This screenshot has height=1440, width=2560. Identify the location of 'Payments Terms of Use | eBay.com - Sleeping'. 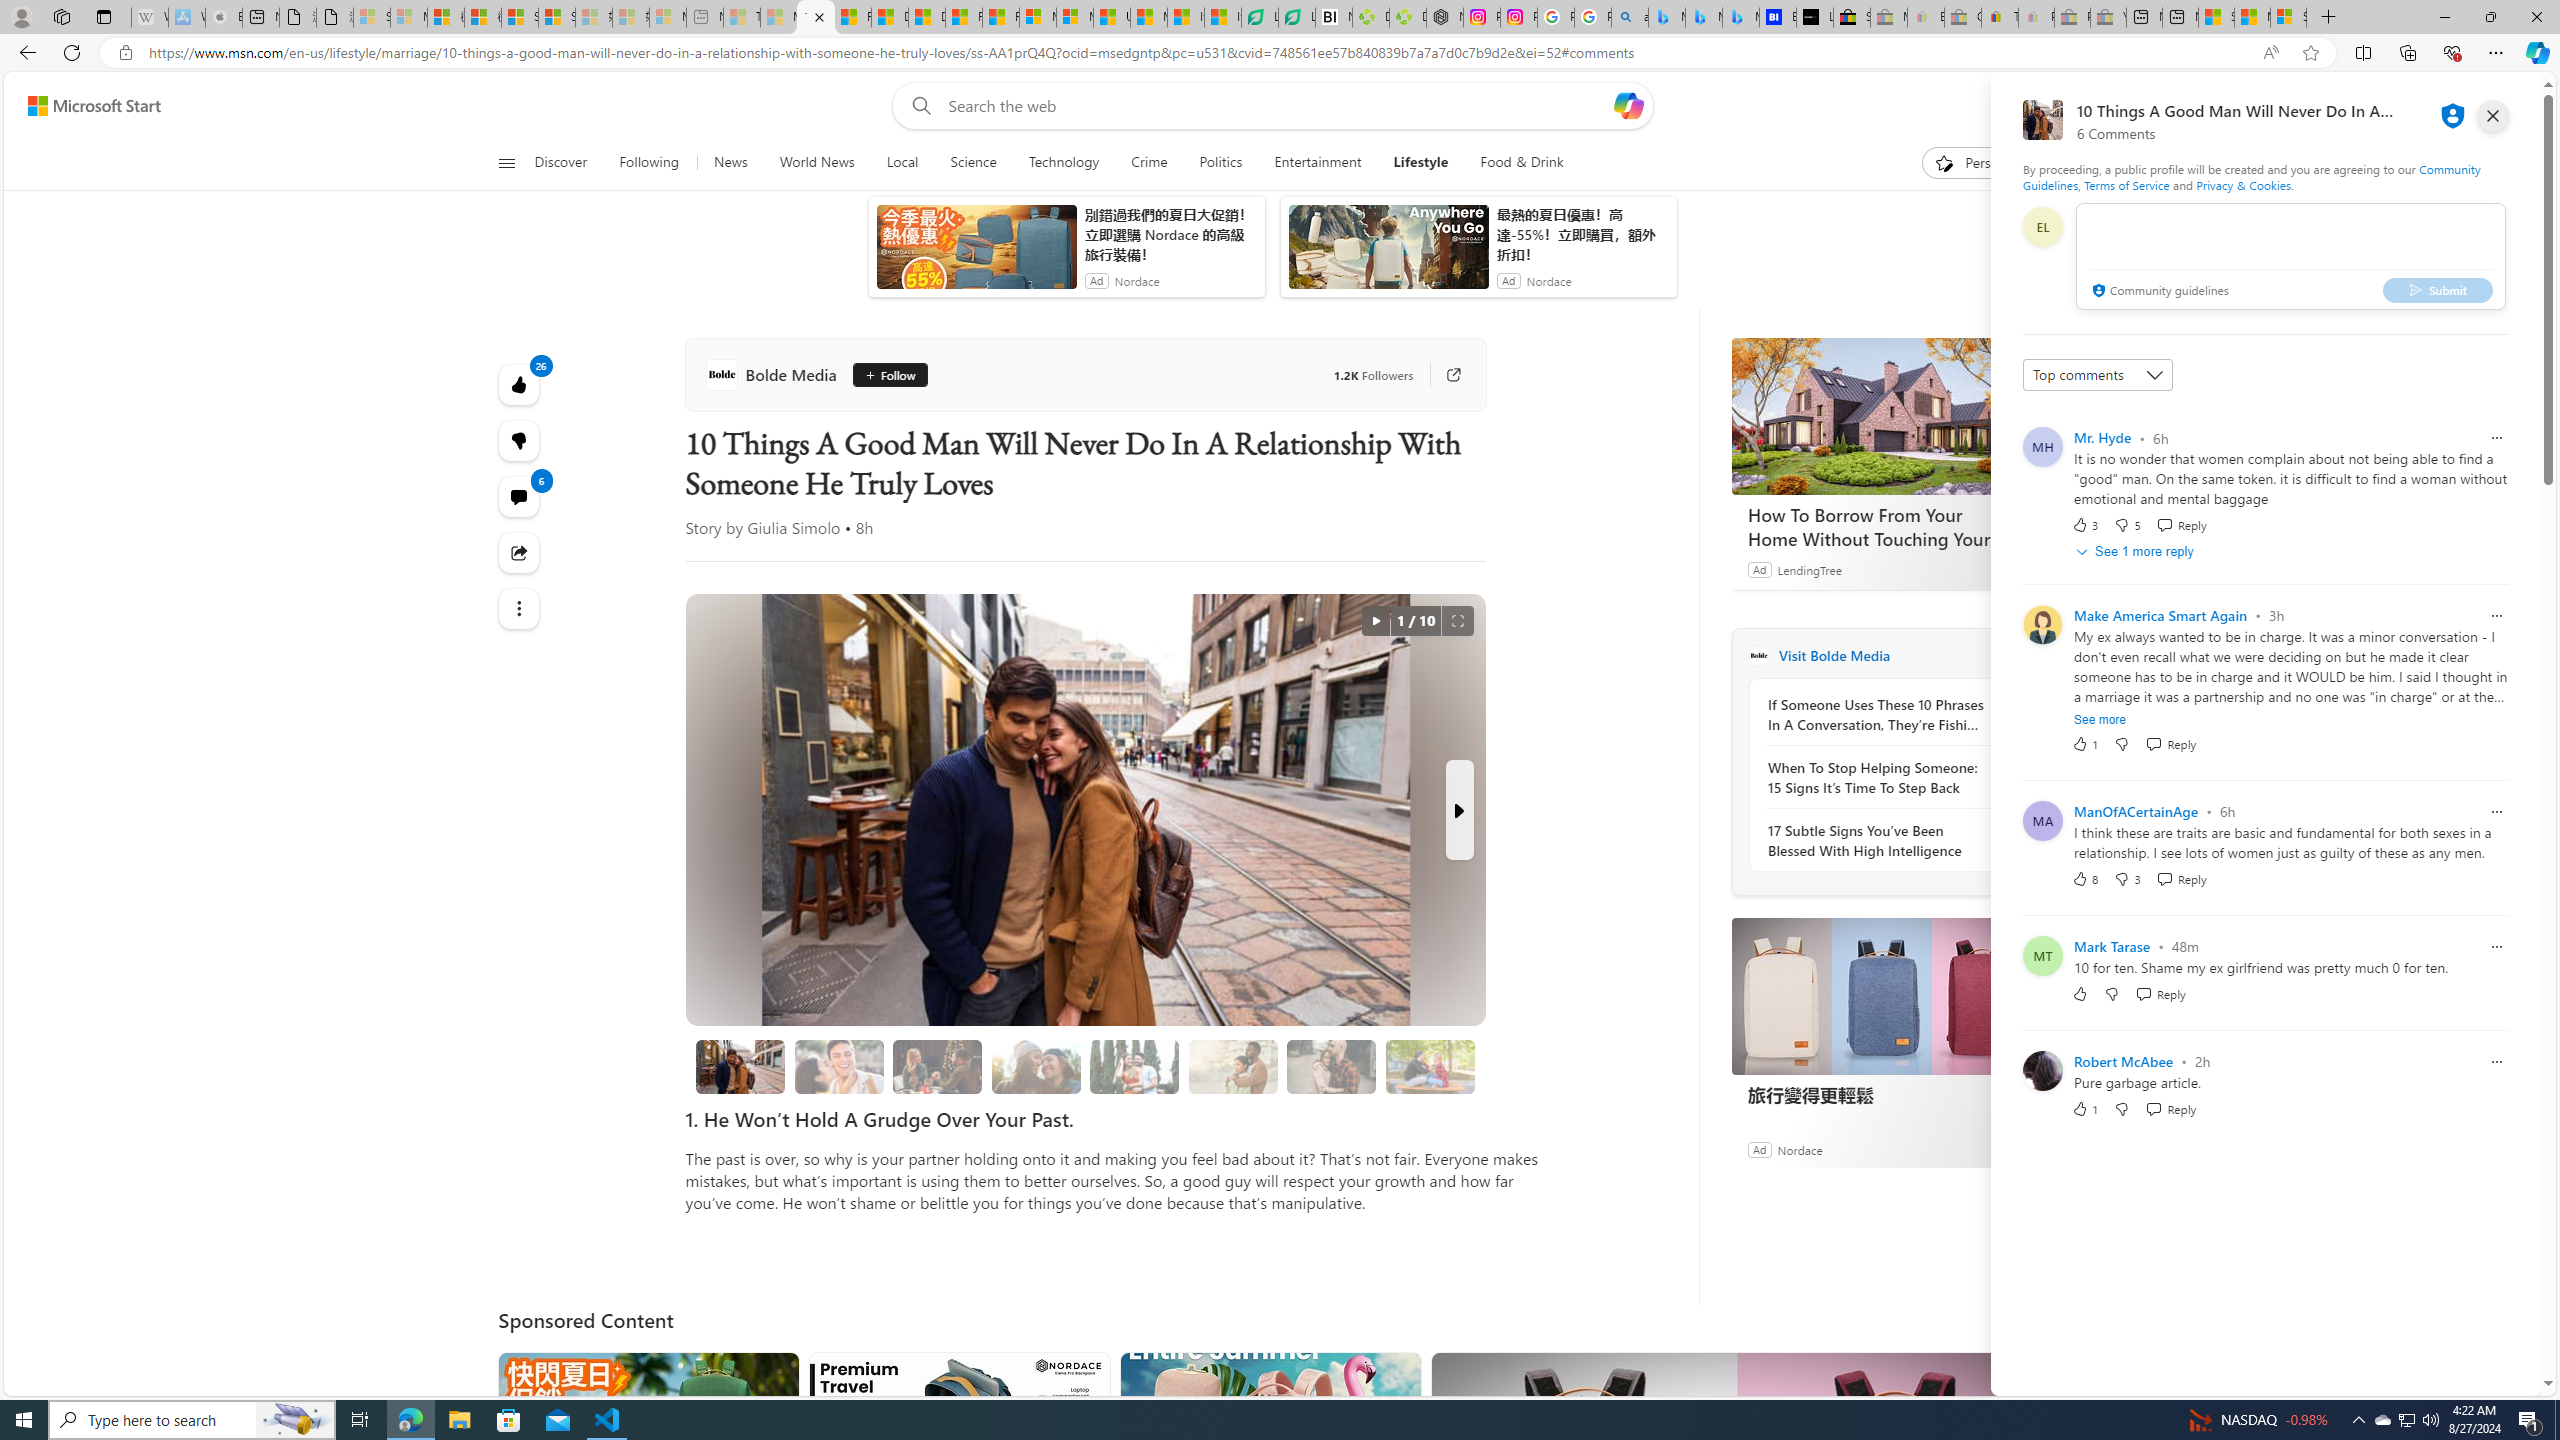
(2035, 16).